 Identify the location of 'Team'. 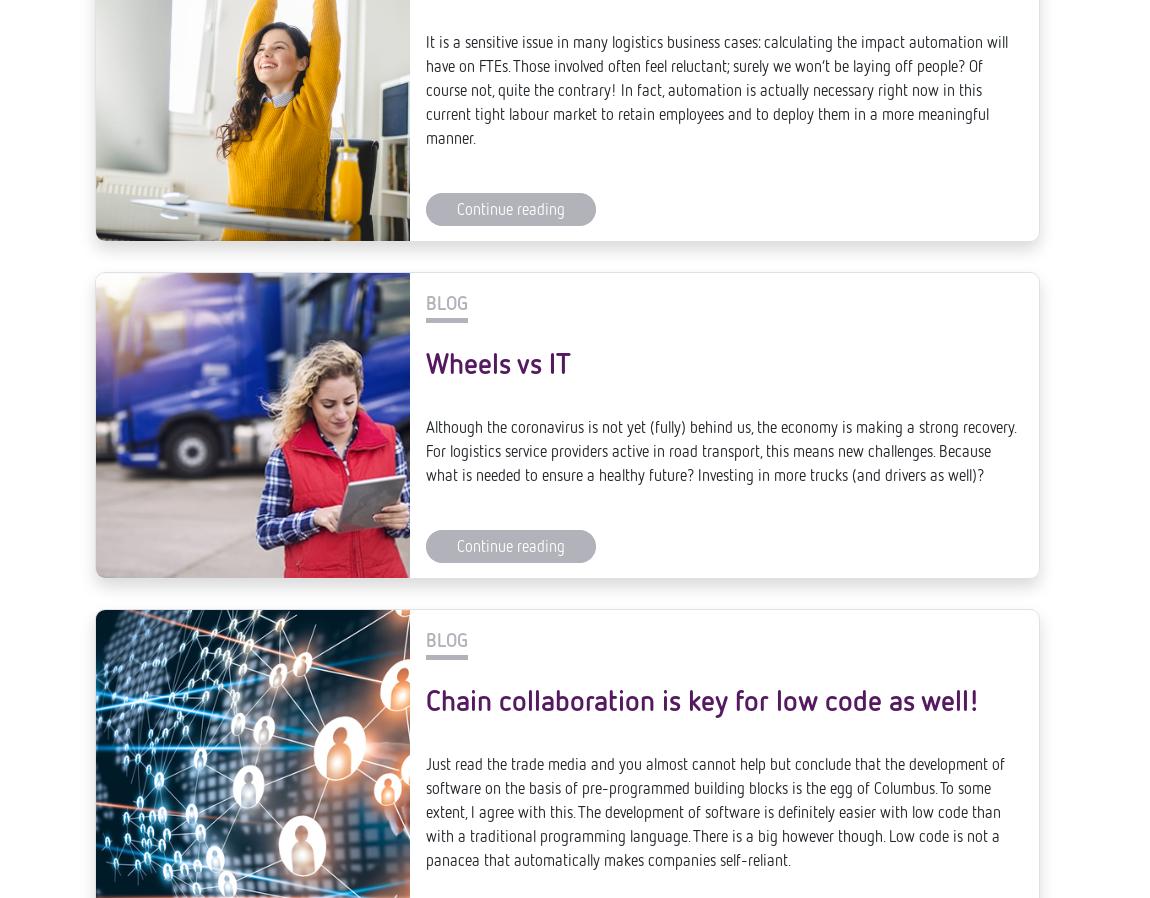
(628, 882).